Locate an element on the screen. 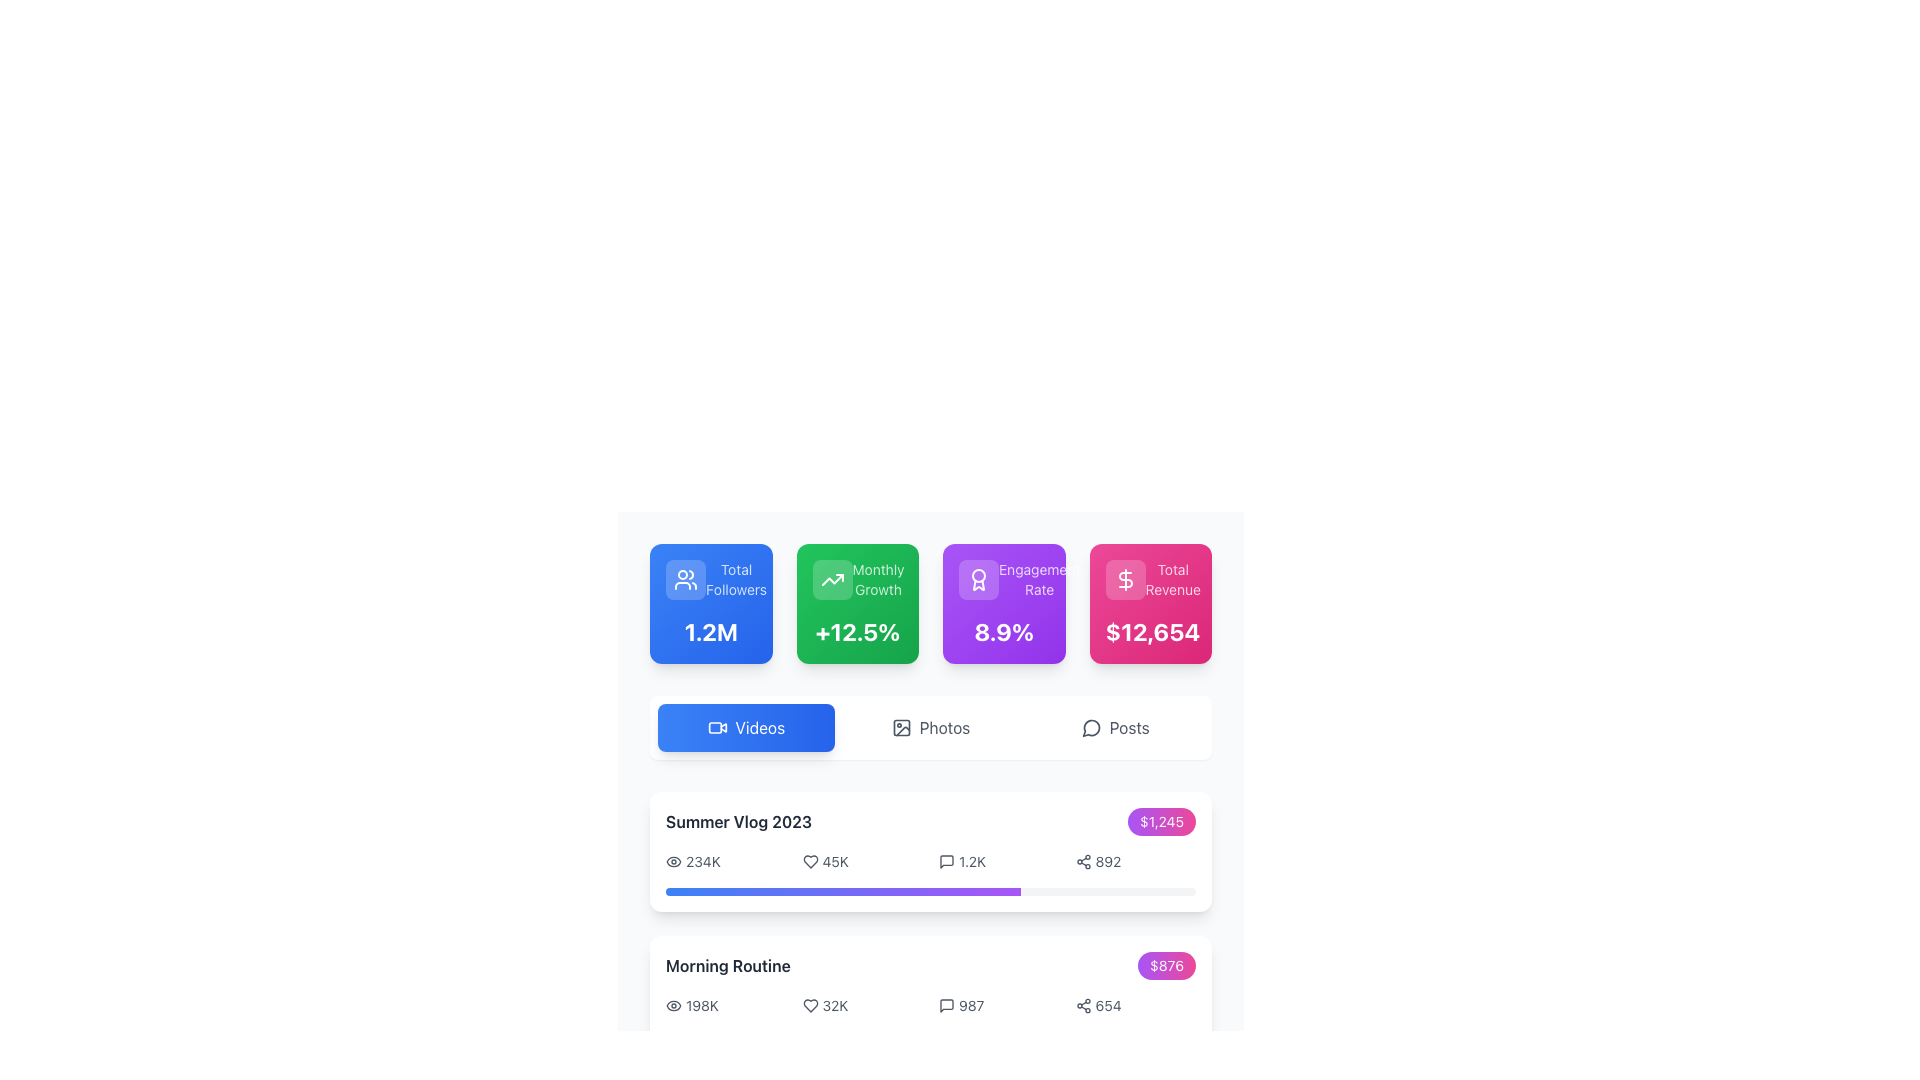 Image resolution: width=1920 pixels, height=1080 pixels. the label that describes the monitored parameter in the top-left corner of the green card, which is centrally aligned above the bold '+12.5%' label is located at coordinates (857, 579).